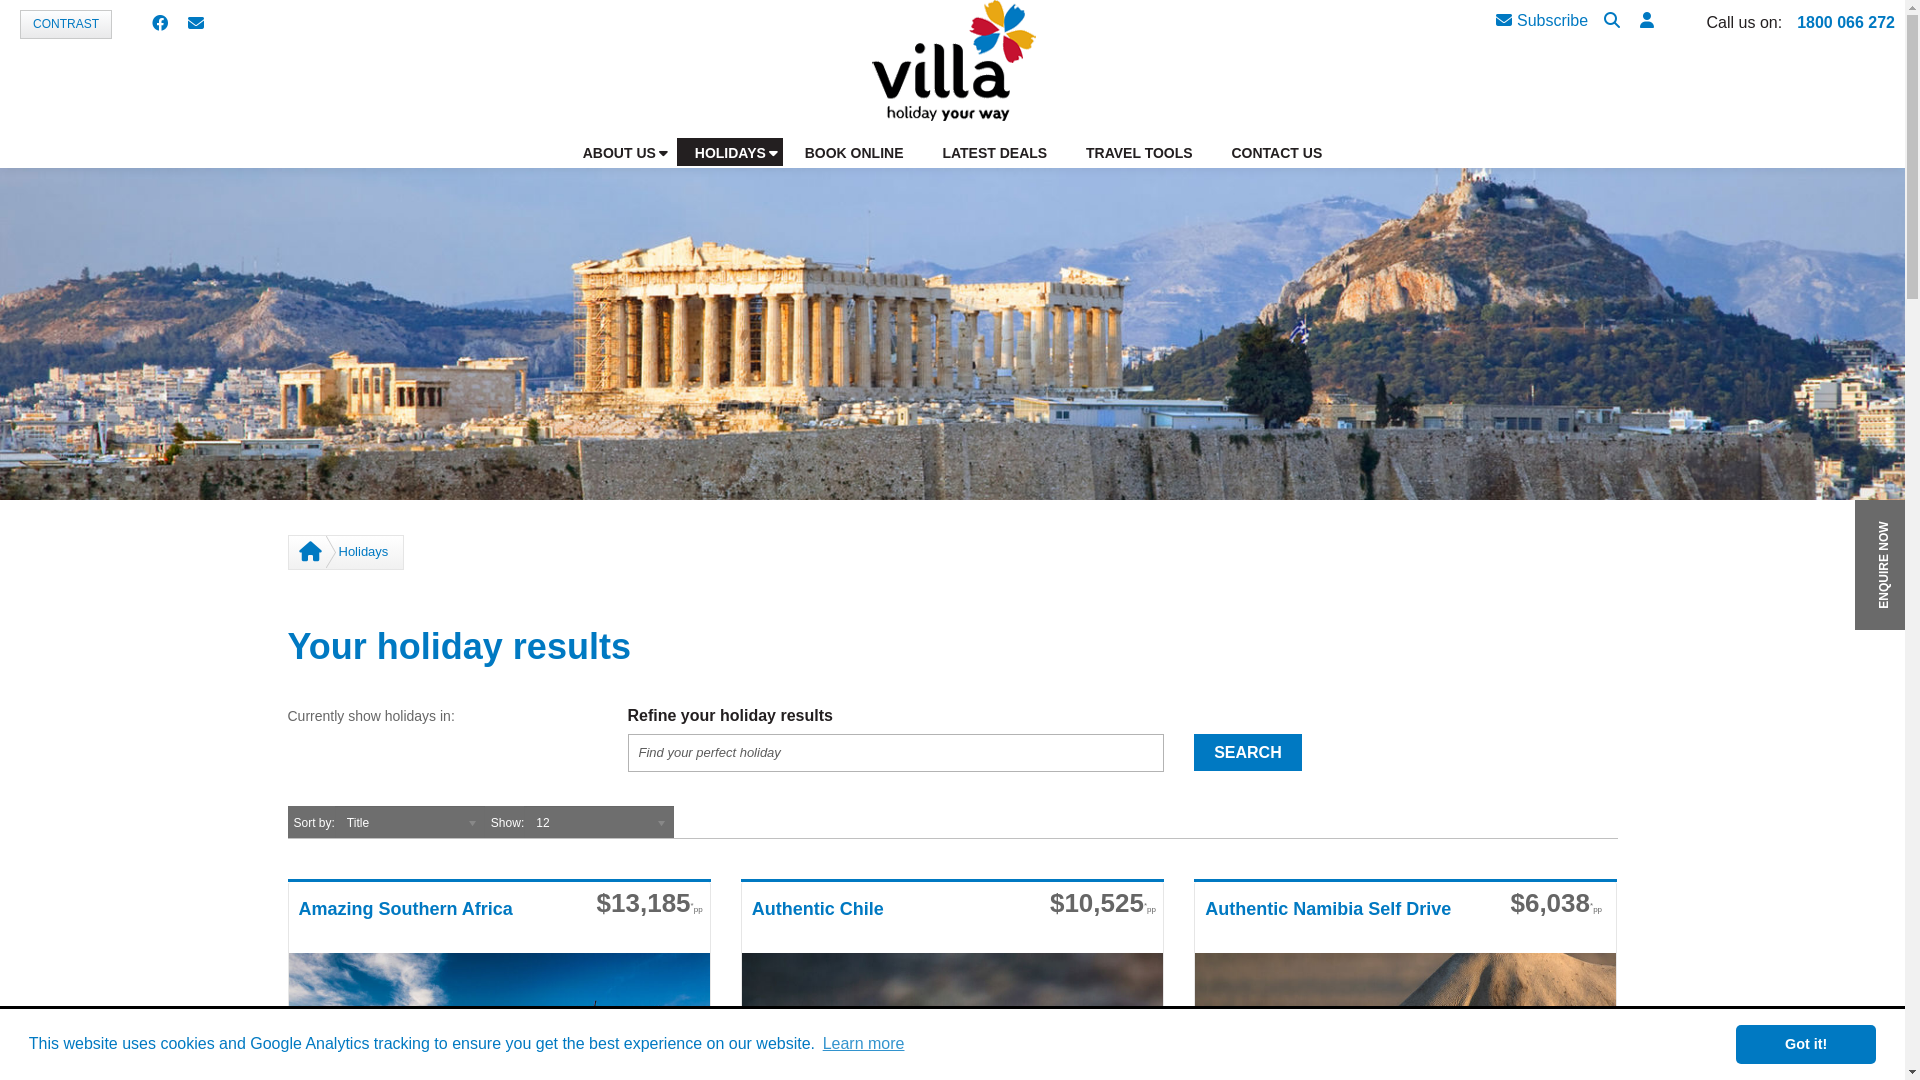 The height and width of the screenshot is (1080, 1920). Describe the element at coordinates (1275, 150) in the screenshot. I see `'CONTACT US'` at that location.